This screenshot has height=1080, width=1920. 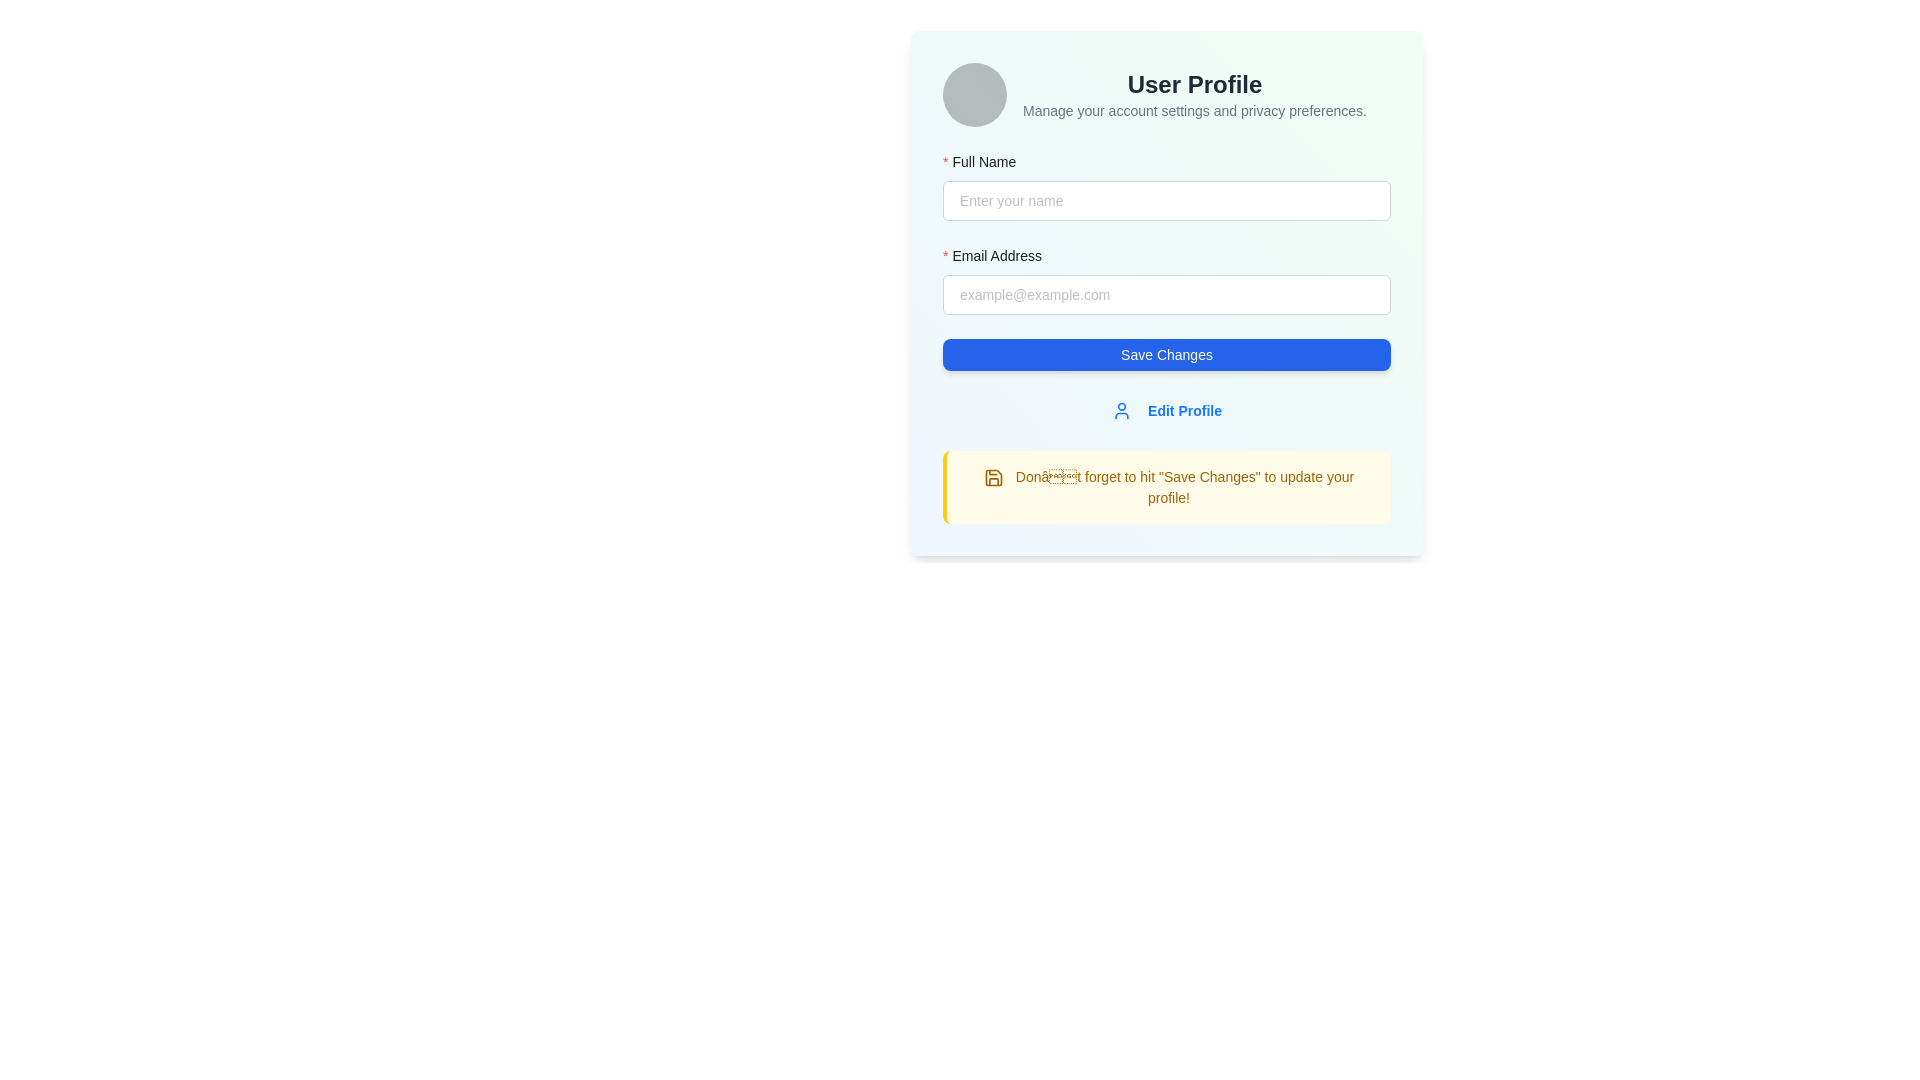 What do you see at coordinates (993, 478) in the screenshot?
I see `the 'save' icon located near the bottom center of the interface, which represents the ability to save data` at bounding box center [993, 478].